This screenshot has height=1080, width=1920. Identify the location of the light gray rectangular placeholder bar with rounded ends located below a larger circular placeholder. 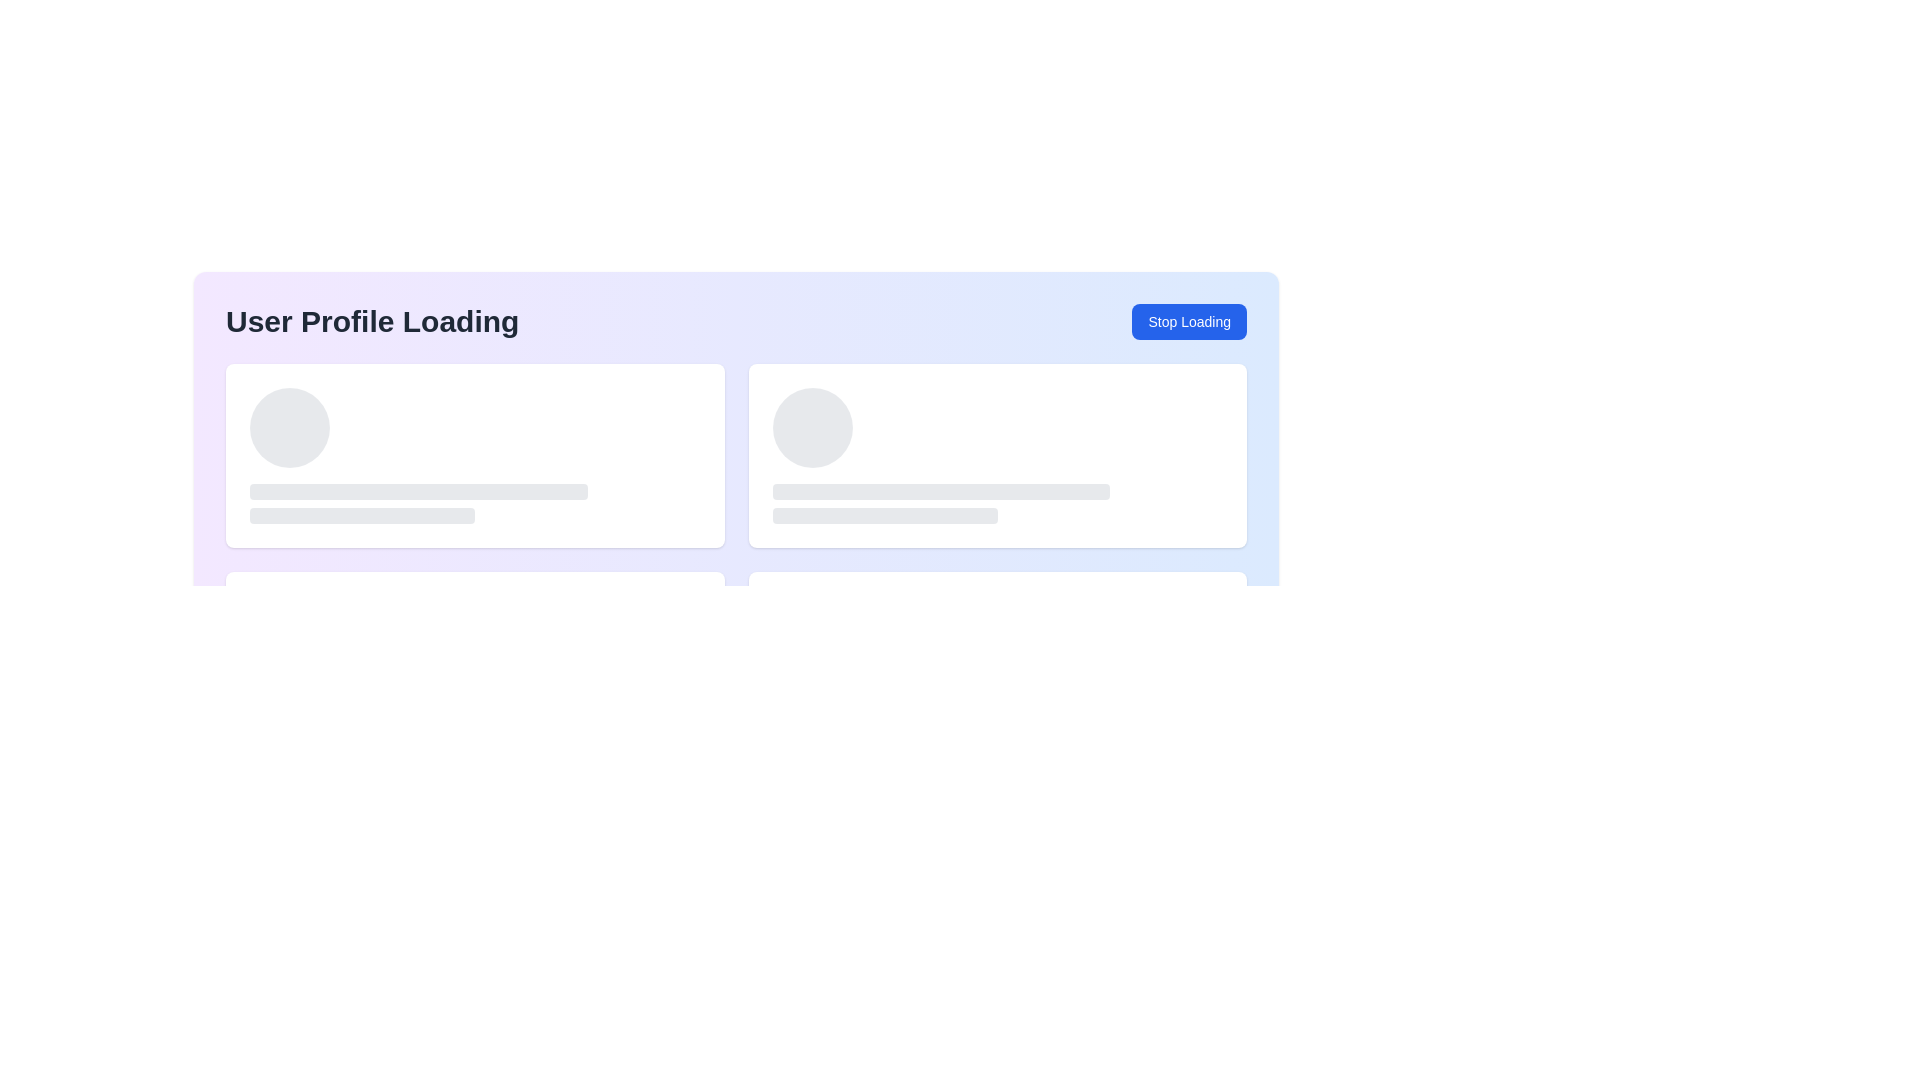
(417, 492).